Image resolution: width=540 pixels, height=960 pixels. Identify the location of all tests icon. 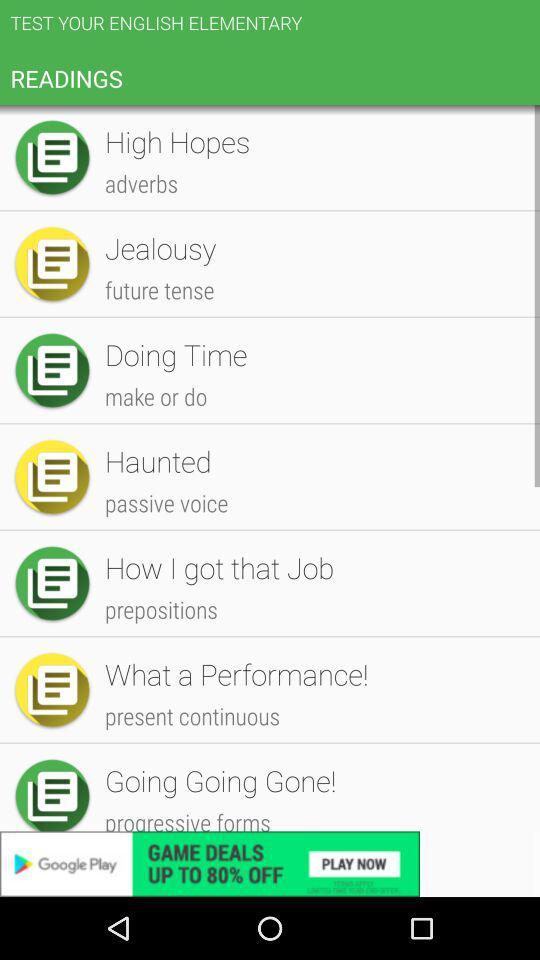
(312, 143).